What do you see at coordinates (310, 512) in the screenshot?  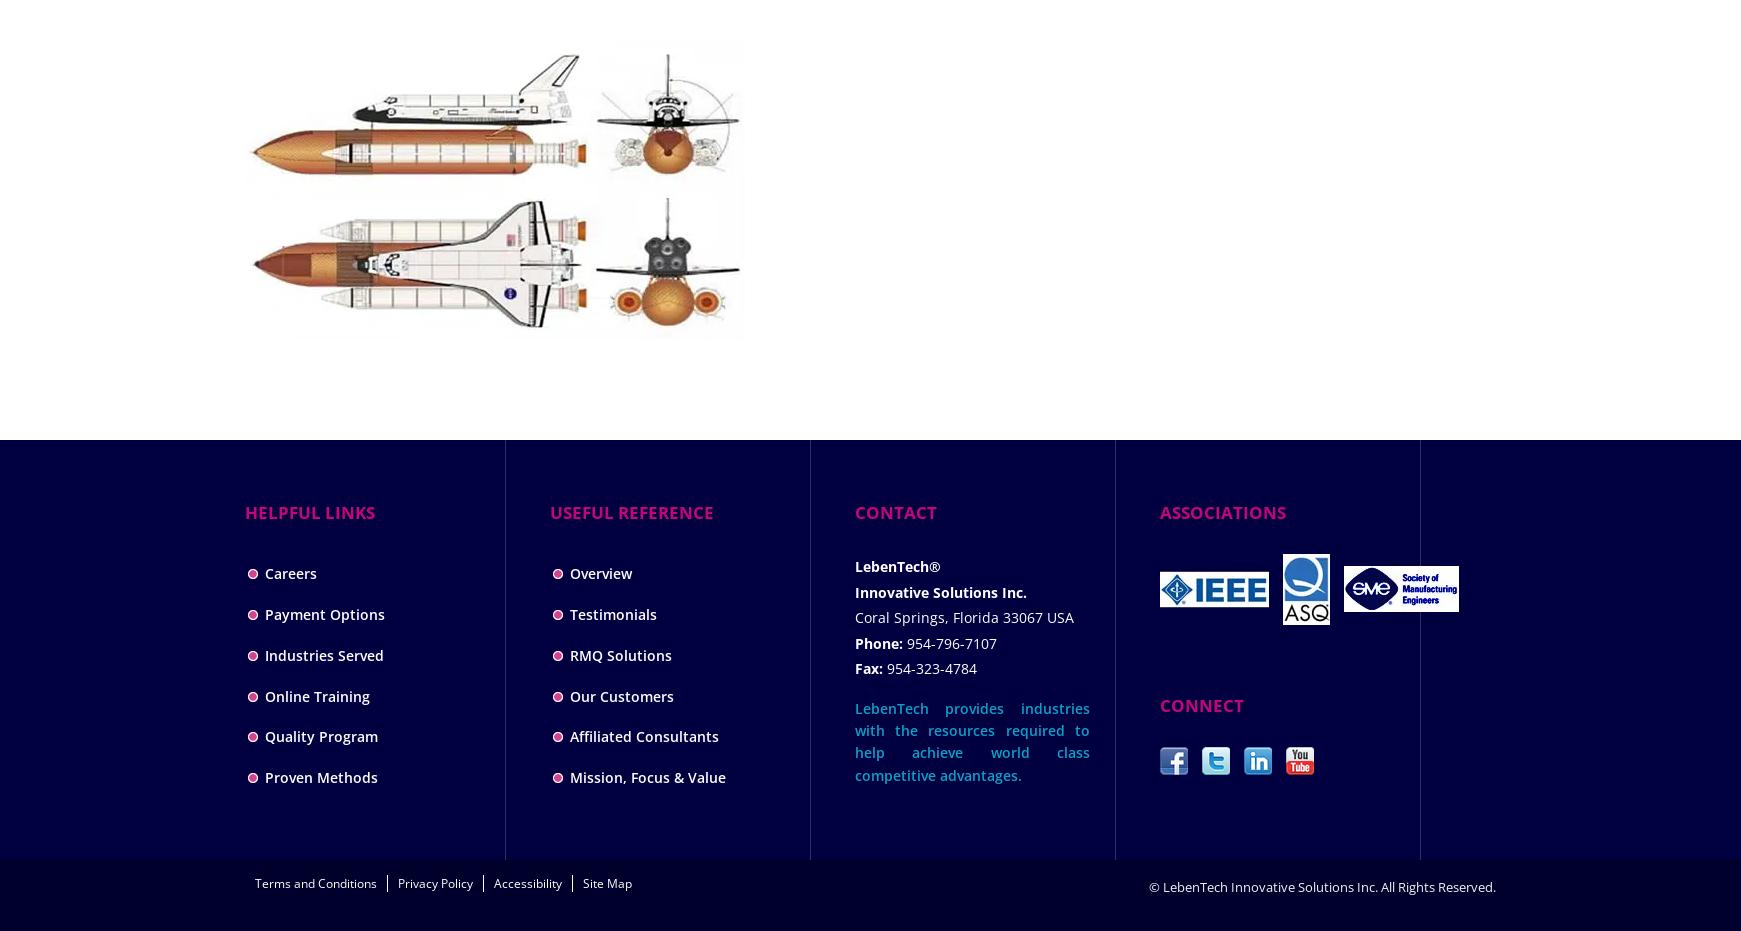 I see `'HELPFUL LINKS'` at bounding box center [310, 512].